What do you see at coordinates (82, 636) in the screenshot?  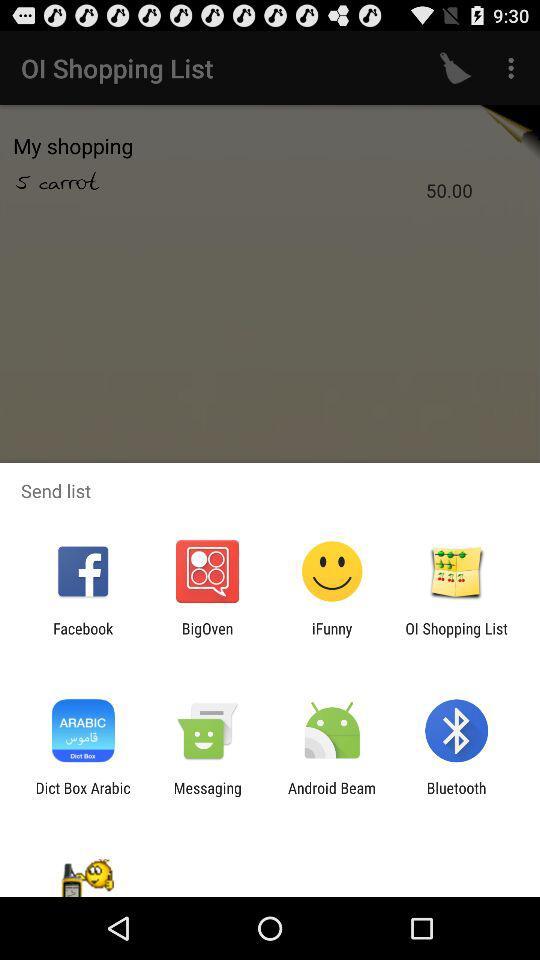 I see `item next to the bigoven icon` at bounding box center [82, 636].